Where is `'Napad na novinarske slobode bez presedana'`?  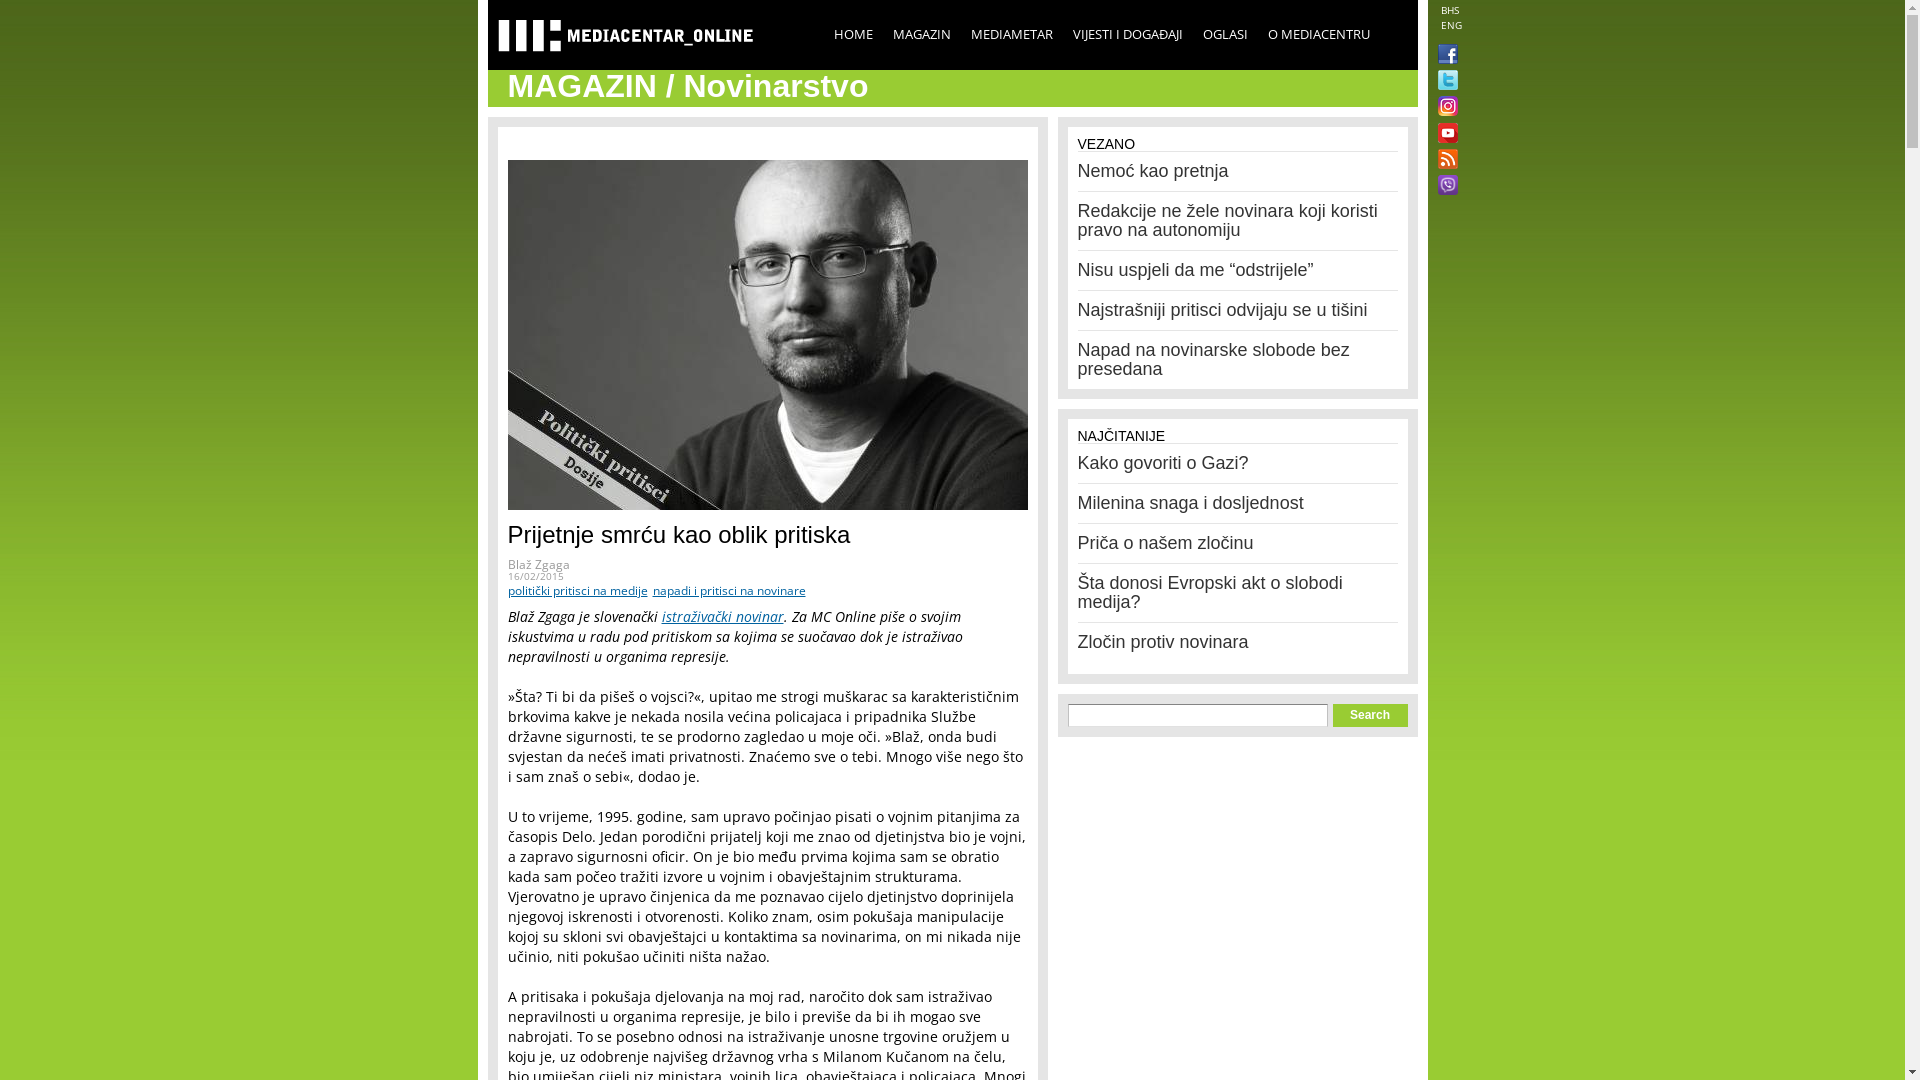 'Napad na novinarske slobode bez presedana' is located at coordinates (1213, 358).